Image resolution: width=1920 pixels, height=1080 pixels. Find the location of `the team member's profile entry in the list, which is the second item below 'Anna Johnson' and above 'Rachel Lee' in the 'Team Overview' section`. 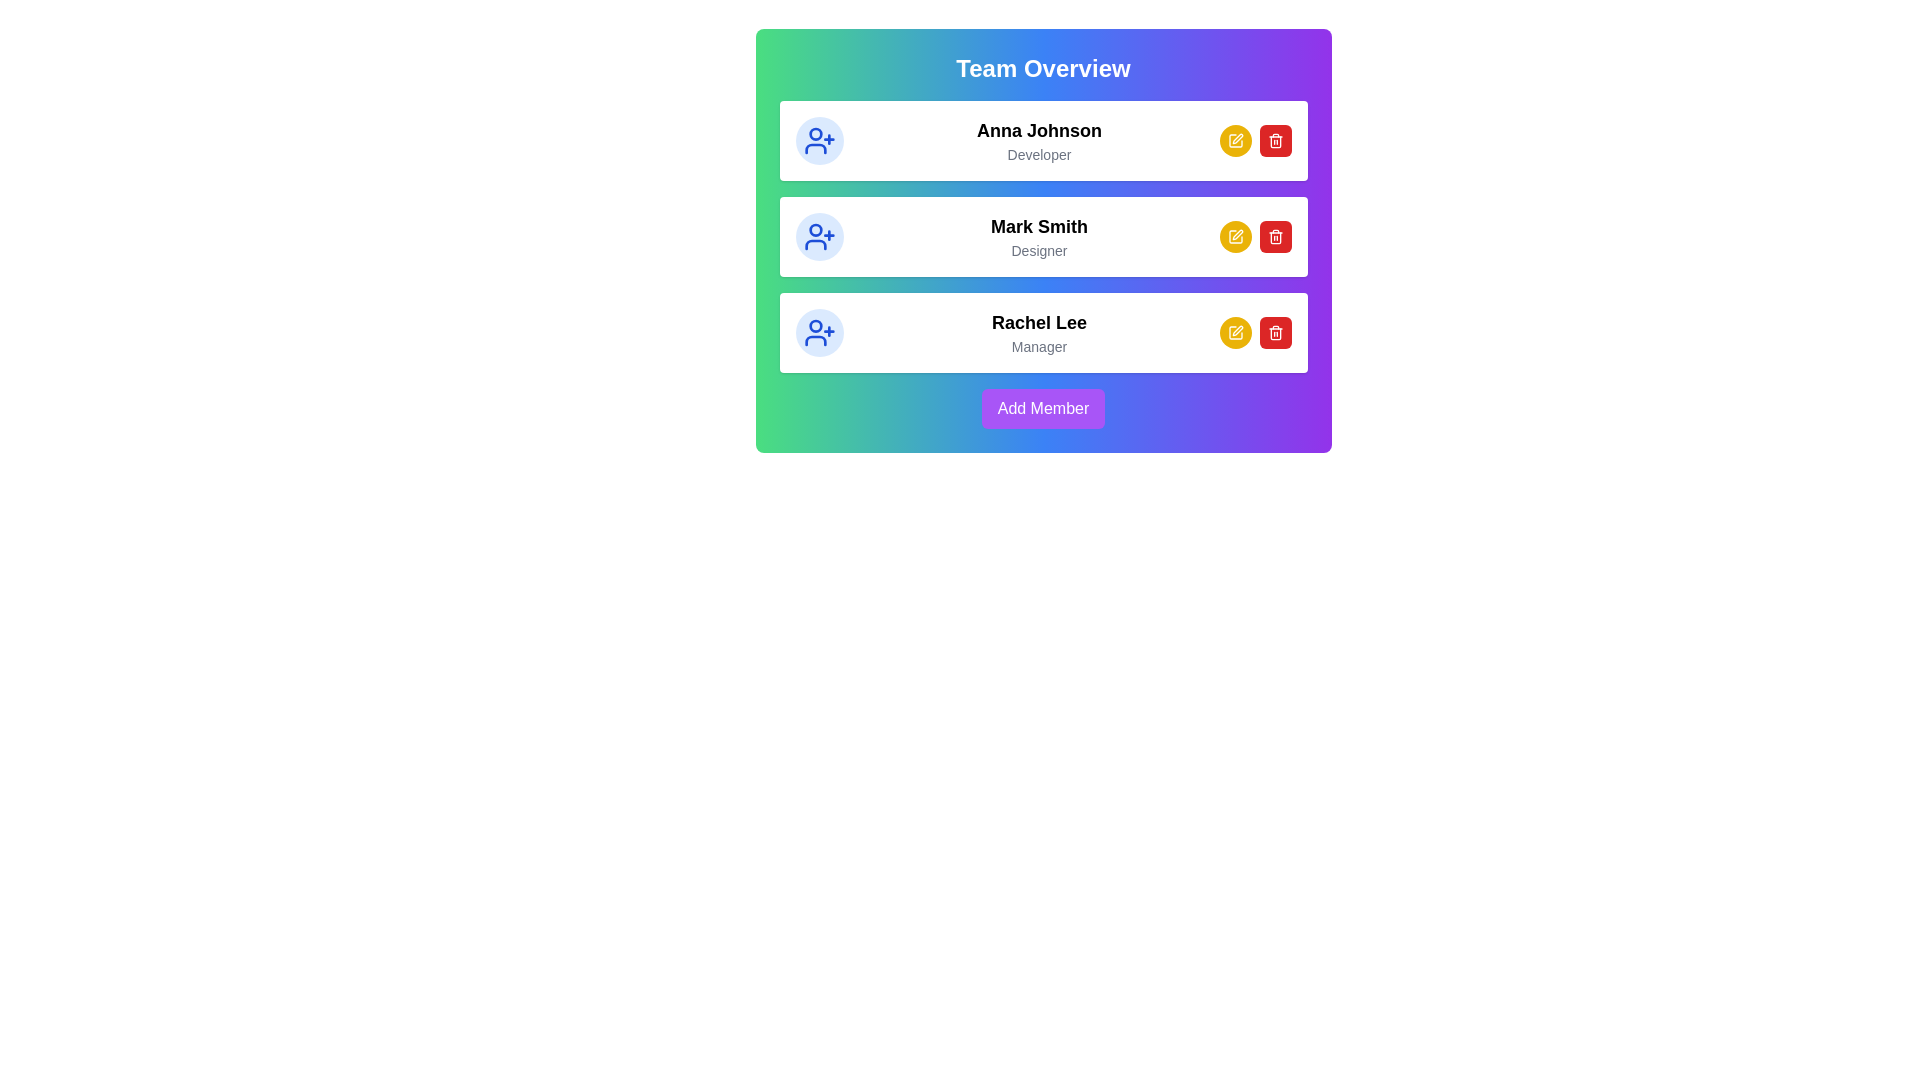

the team member's profile entry in the list, which is the second item below 'Anna Johnson' and above 'Rachel Lee' in the 'Team Overview' section is located at coordinates (1042, 235).